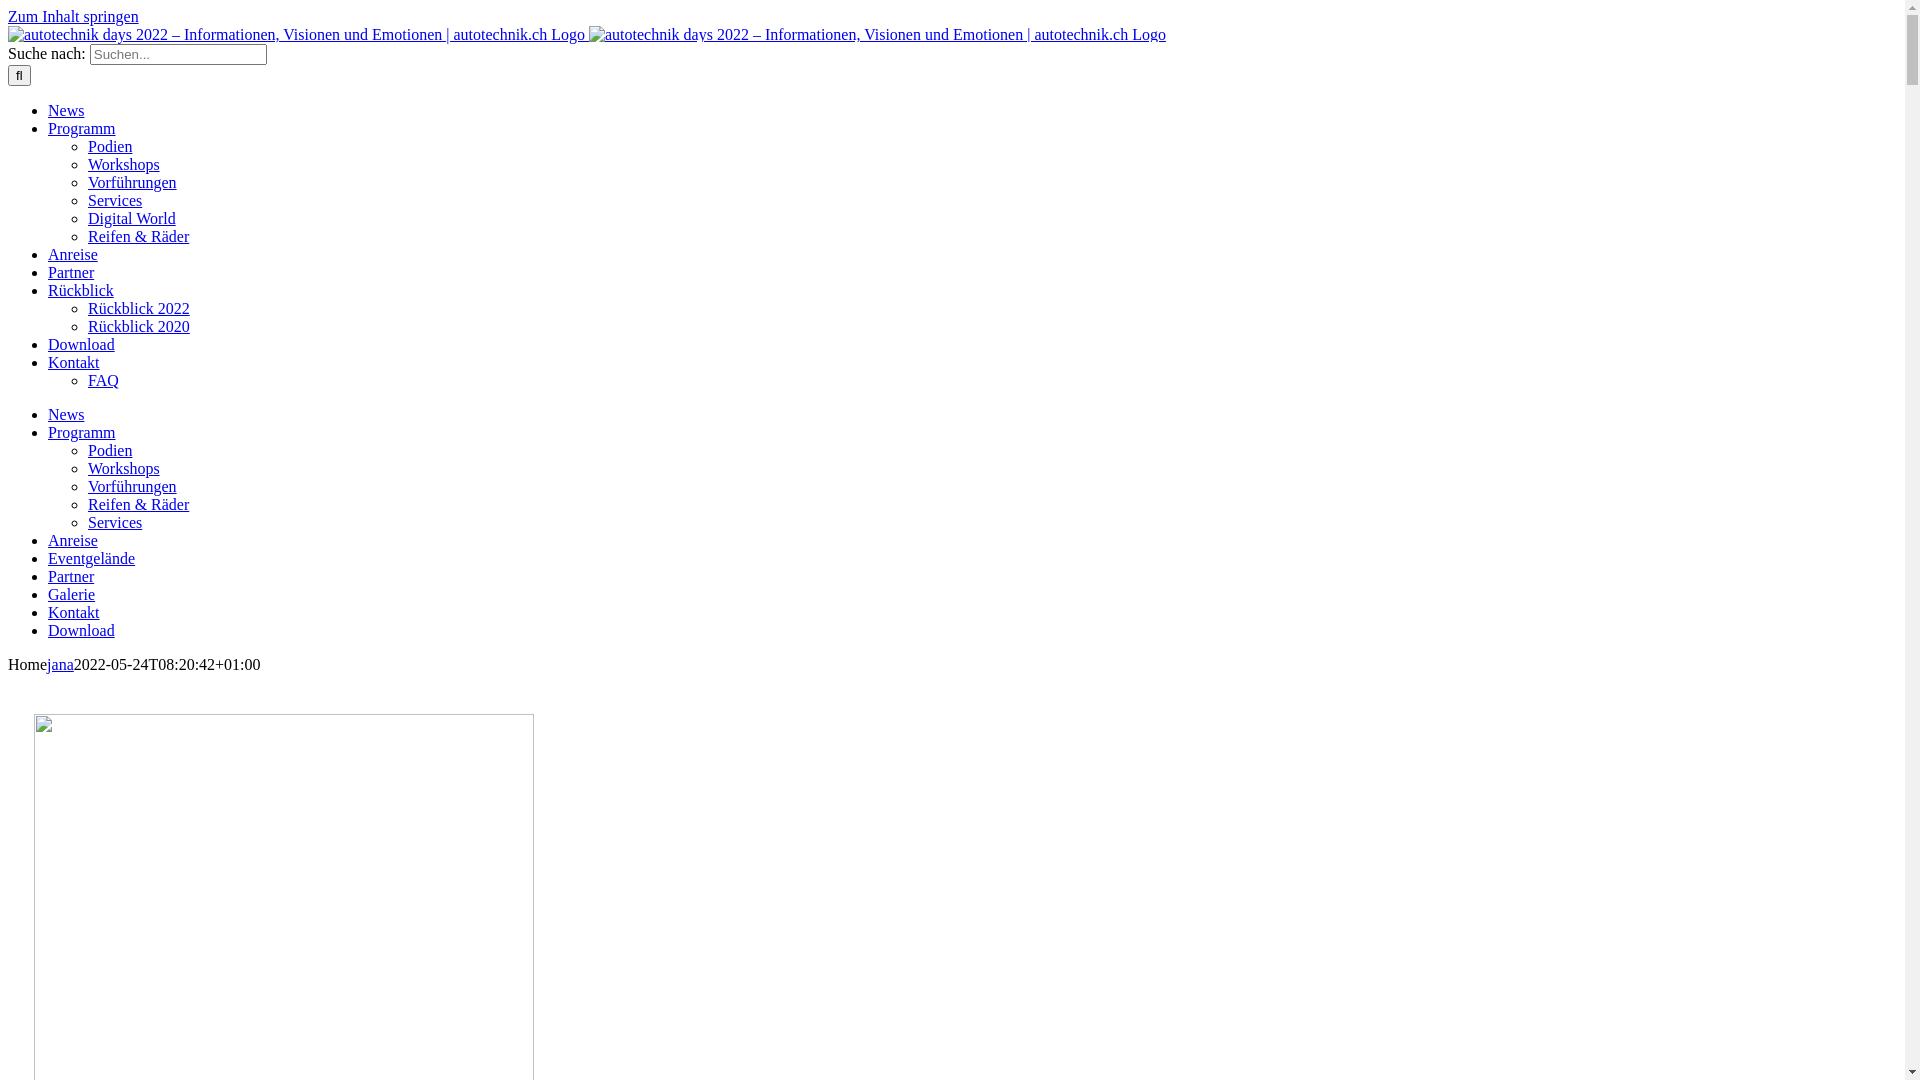 The width and height of the screenshot is (1920, 1080). What do you see at coordinates (114, 200) in the screenshot?
I see `'Services'` at bounding box center [114, 200].